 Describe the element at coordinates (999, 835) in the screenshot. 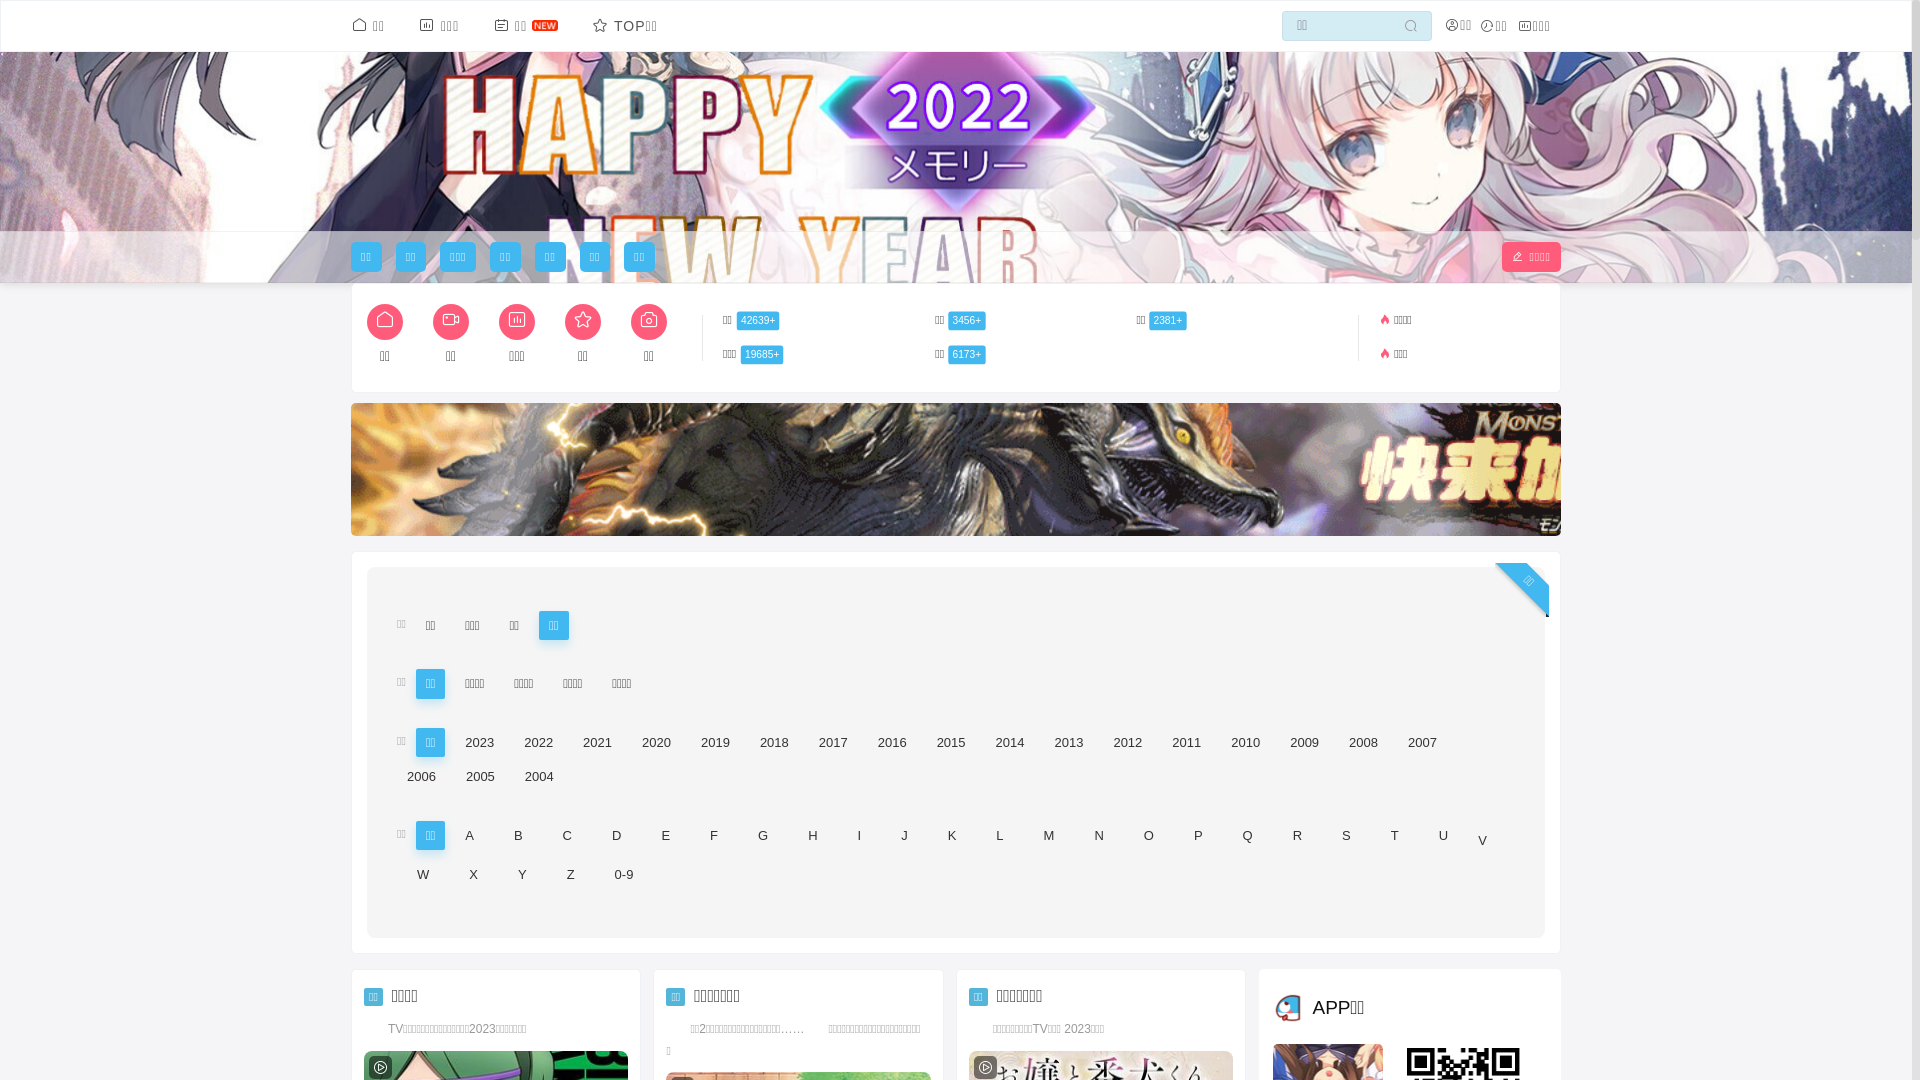

I see `'L'` at that location.